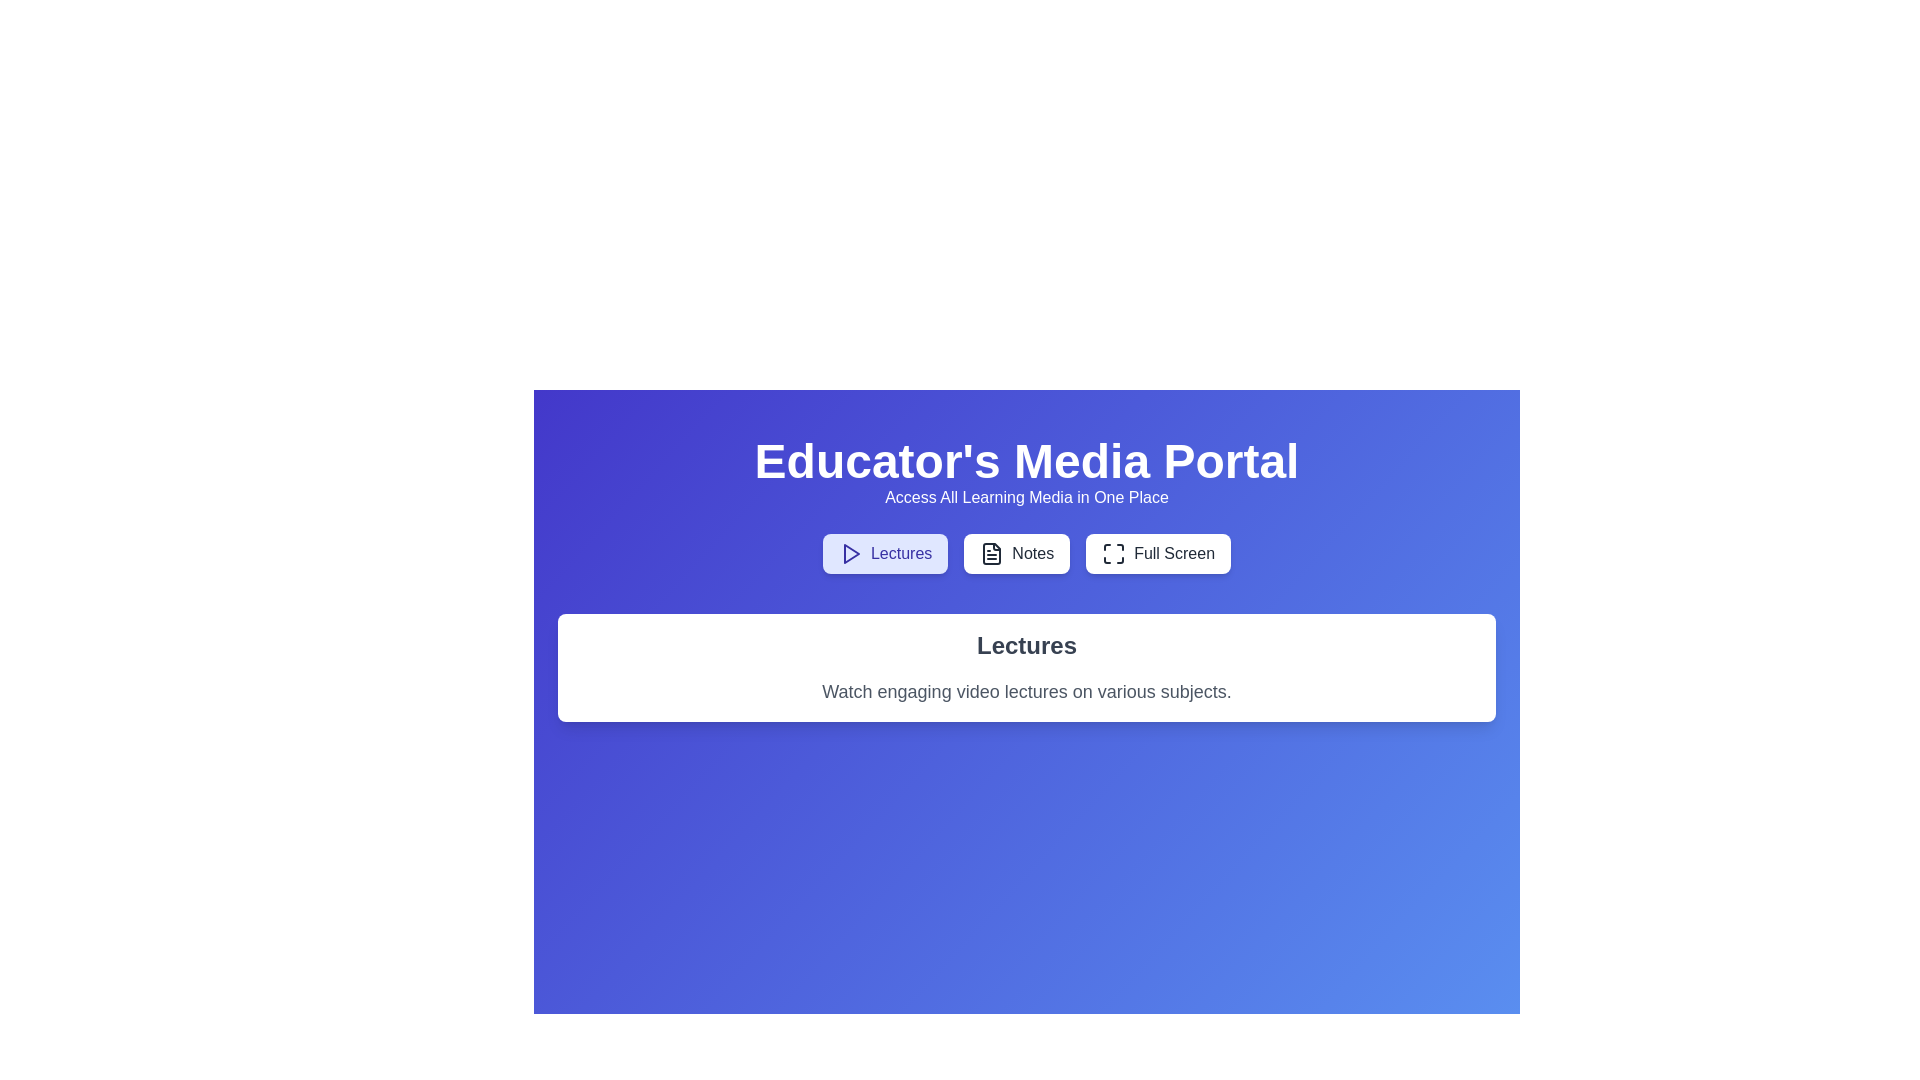  I want to click on the tab labeled Full Screen, so click(1157, 554).